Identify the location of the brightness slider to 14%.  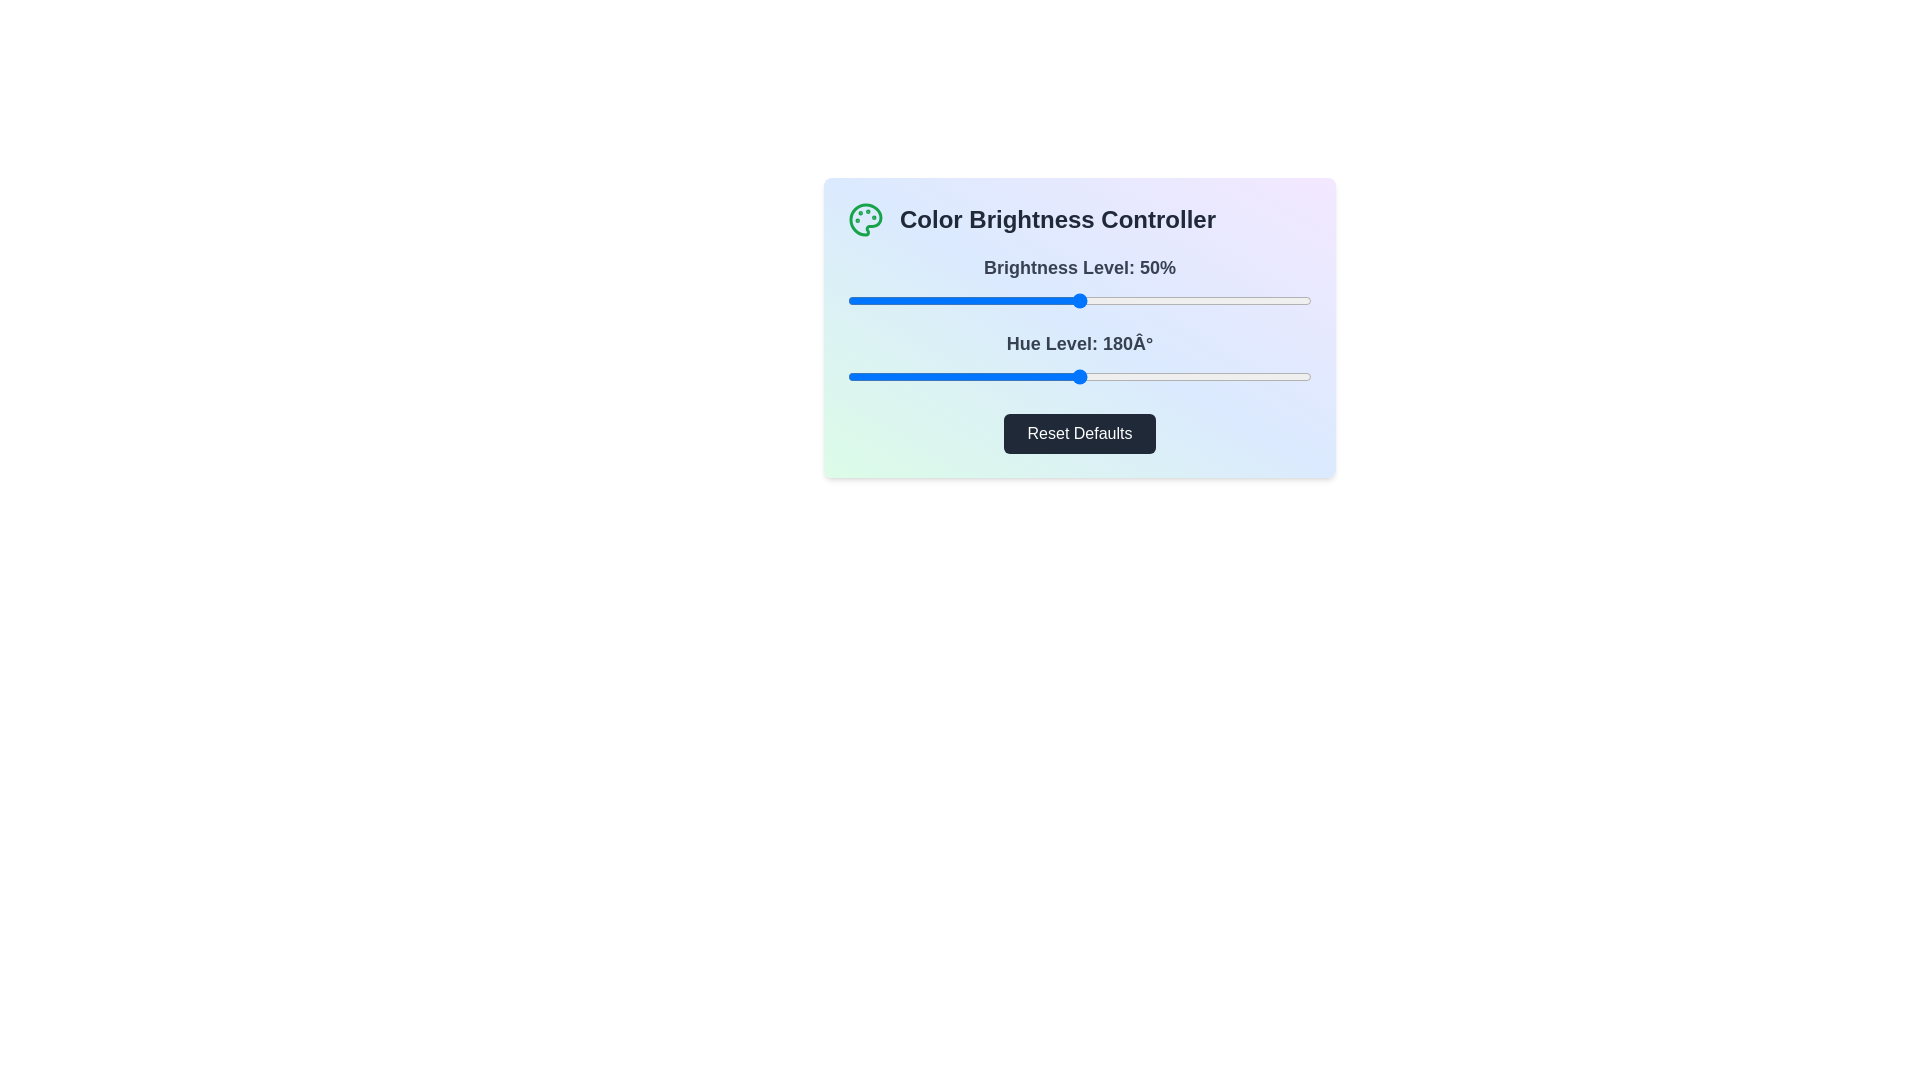
(911, 300).